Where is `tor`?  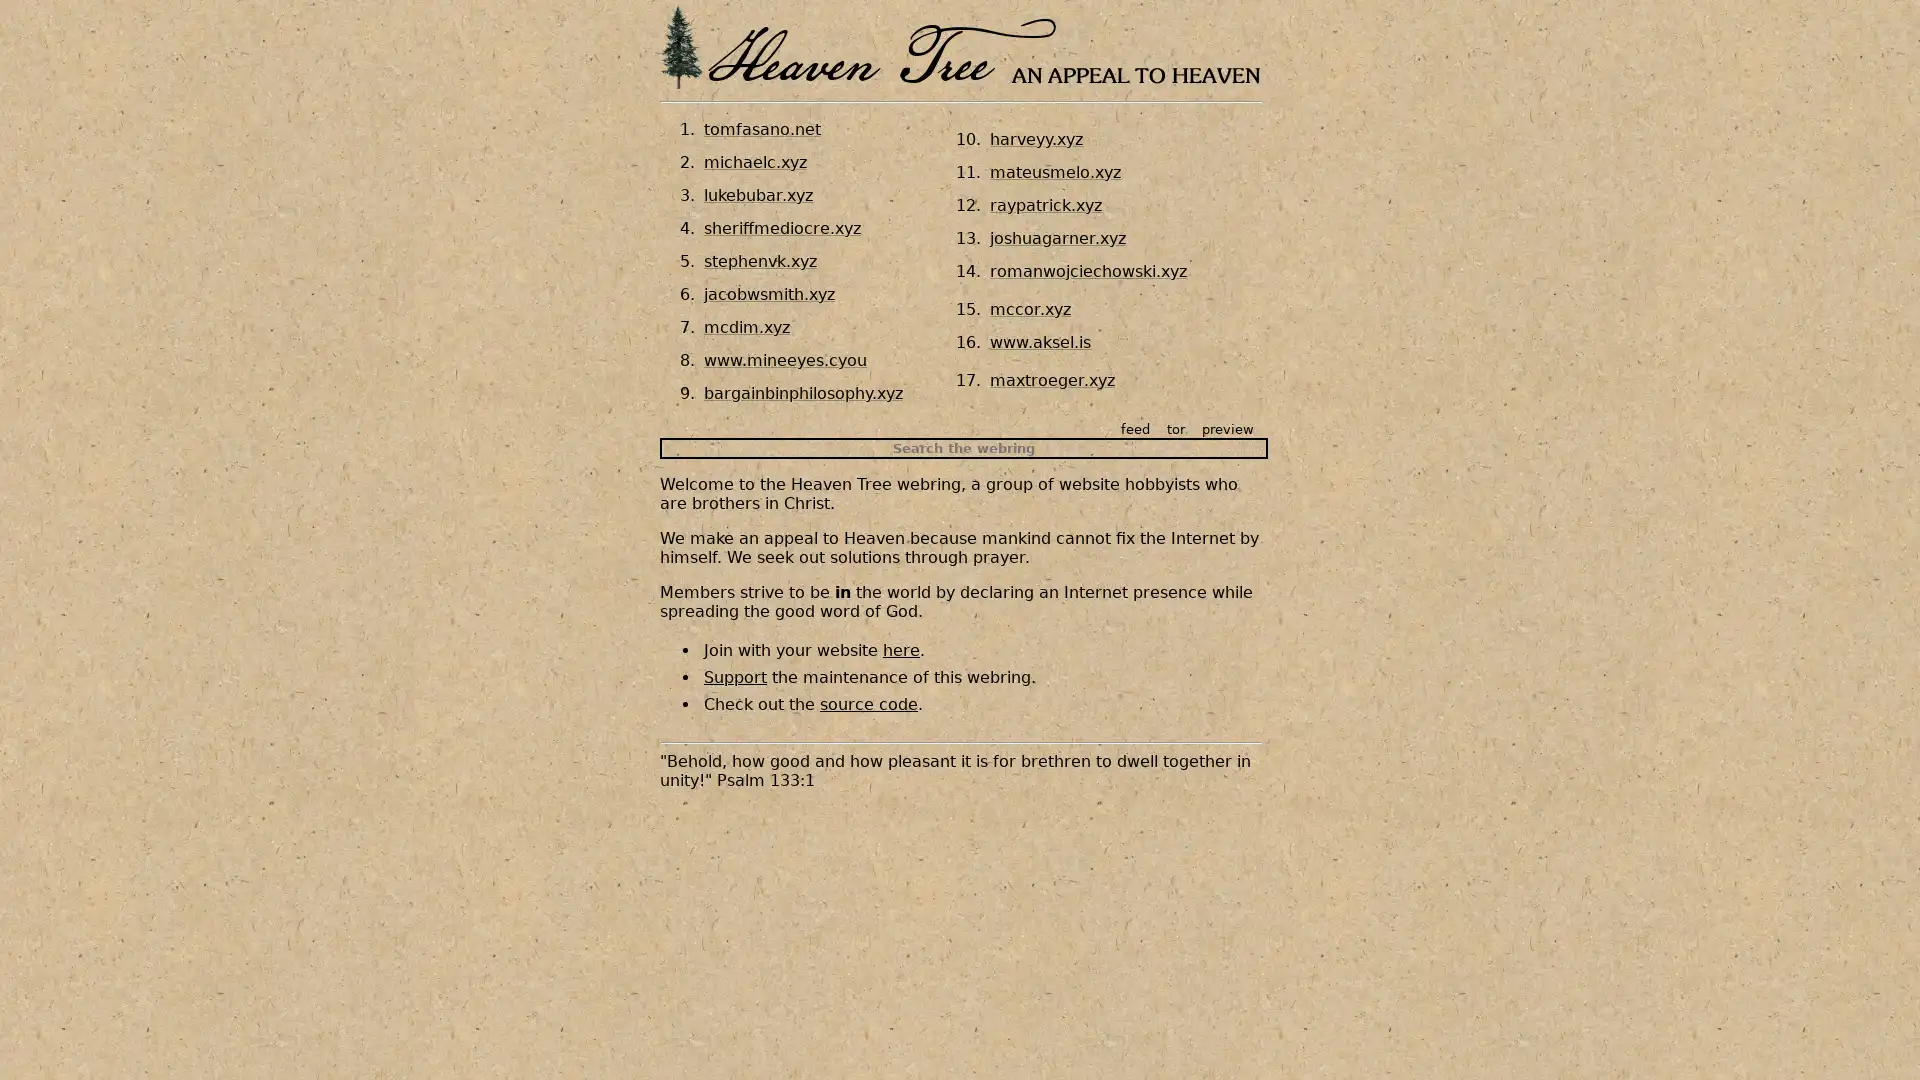 tor is located at coordinates (1176, 428).